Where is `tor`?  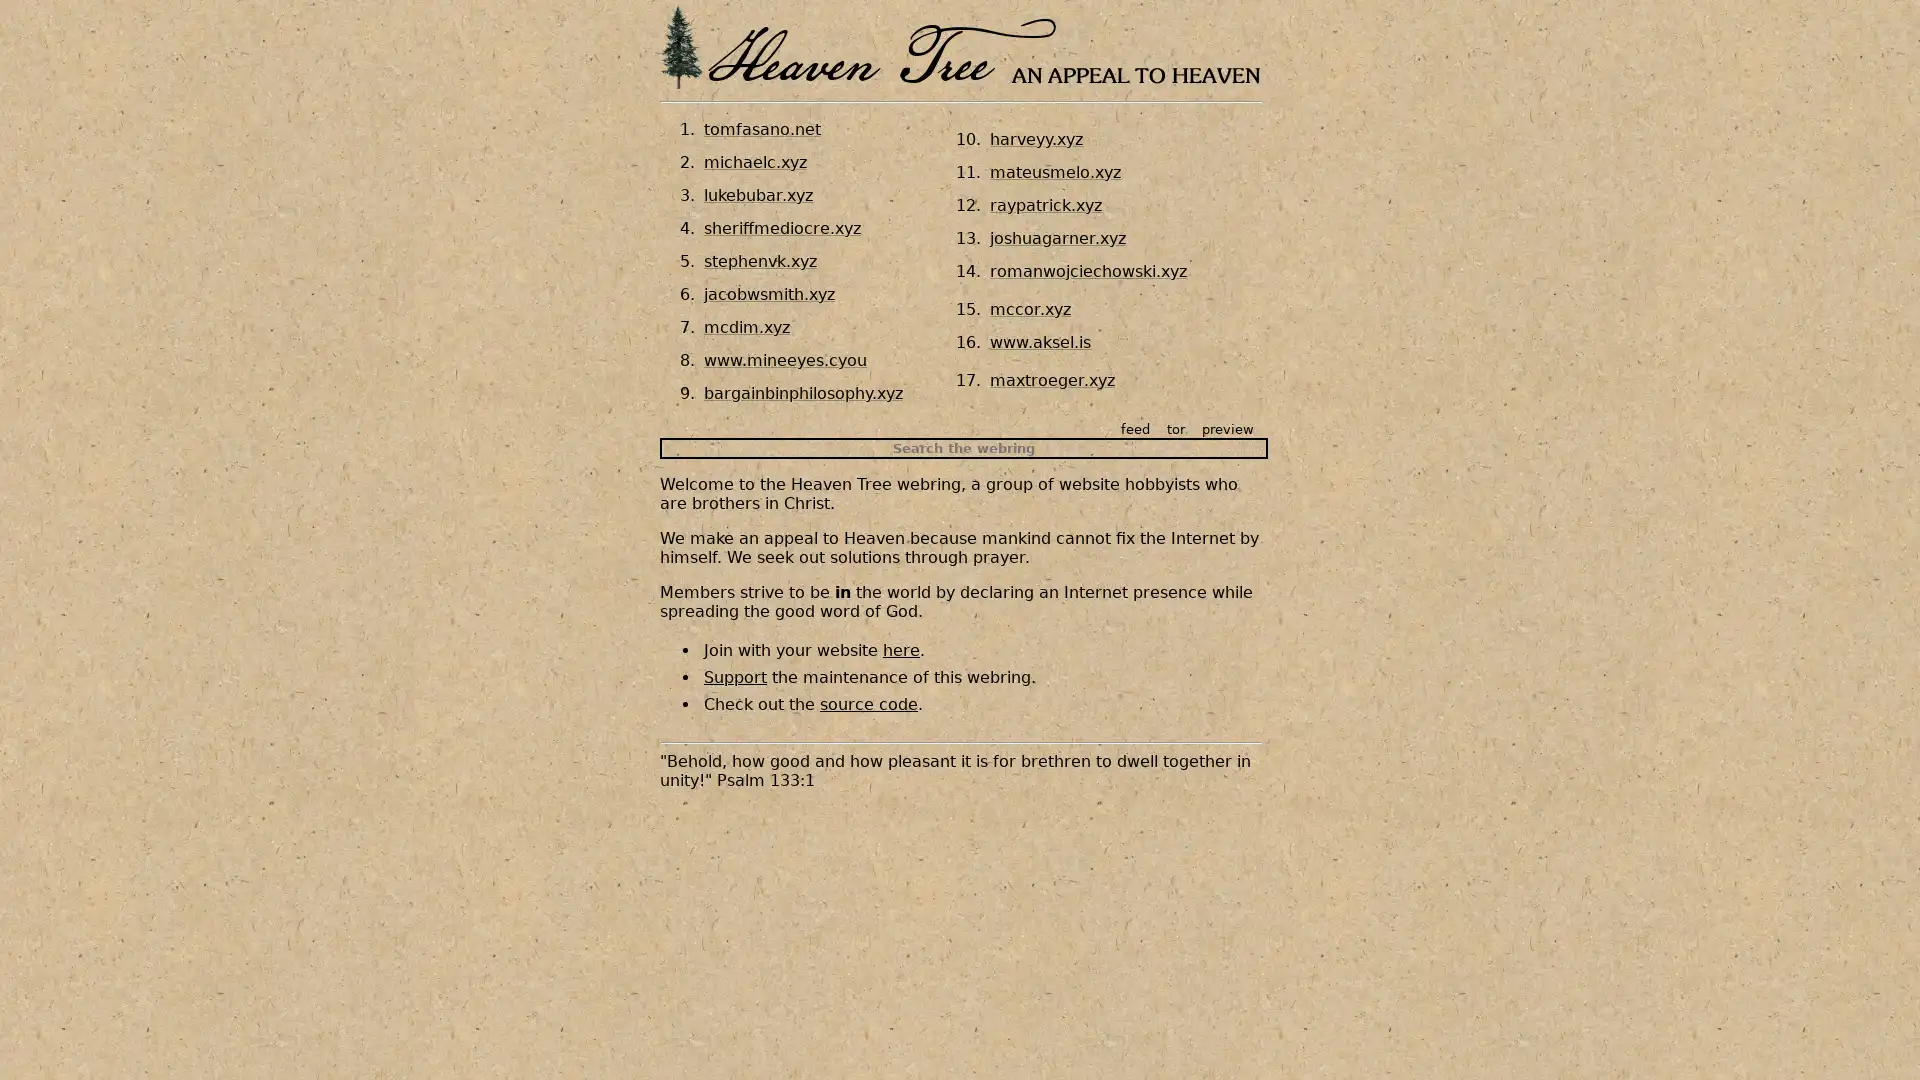 tor is located at coordinates (1176, 428).